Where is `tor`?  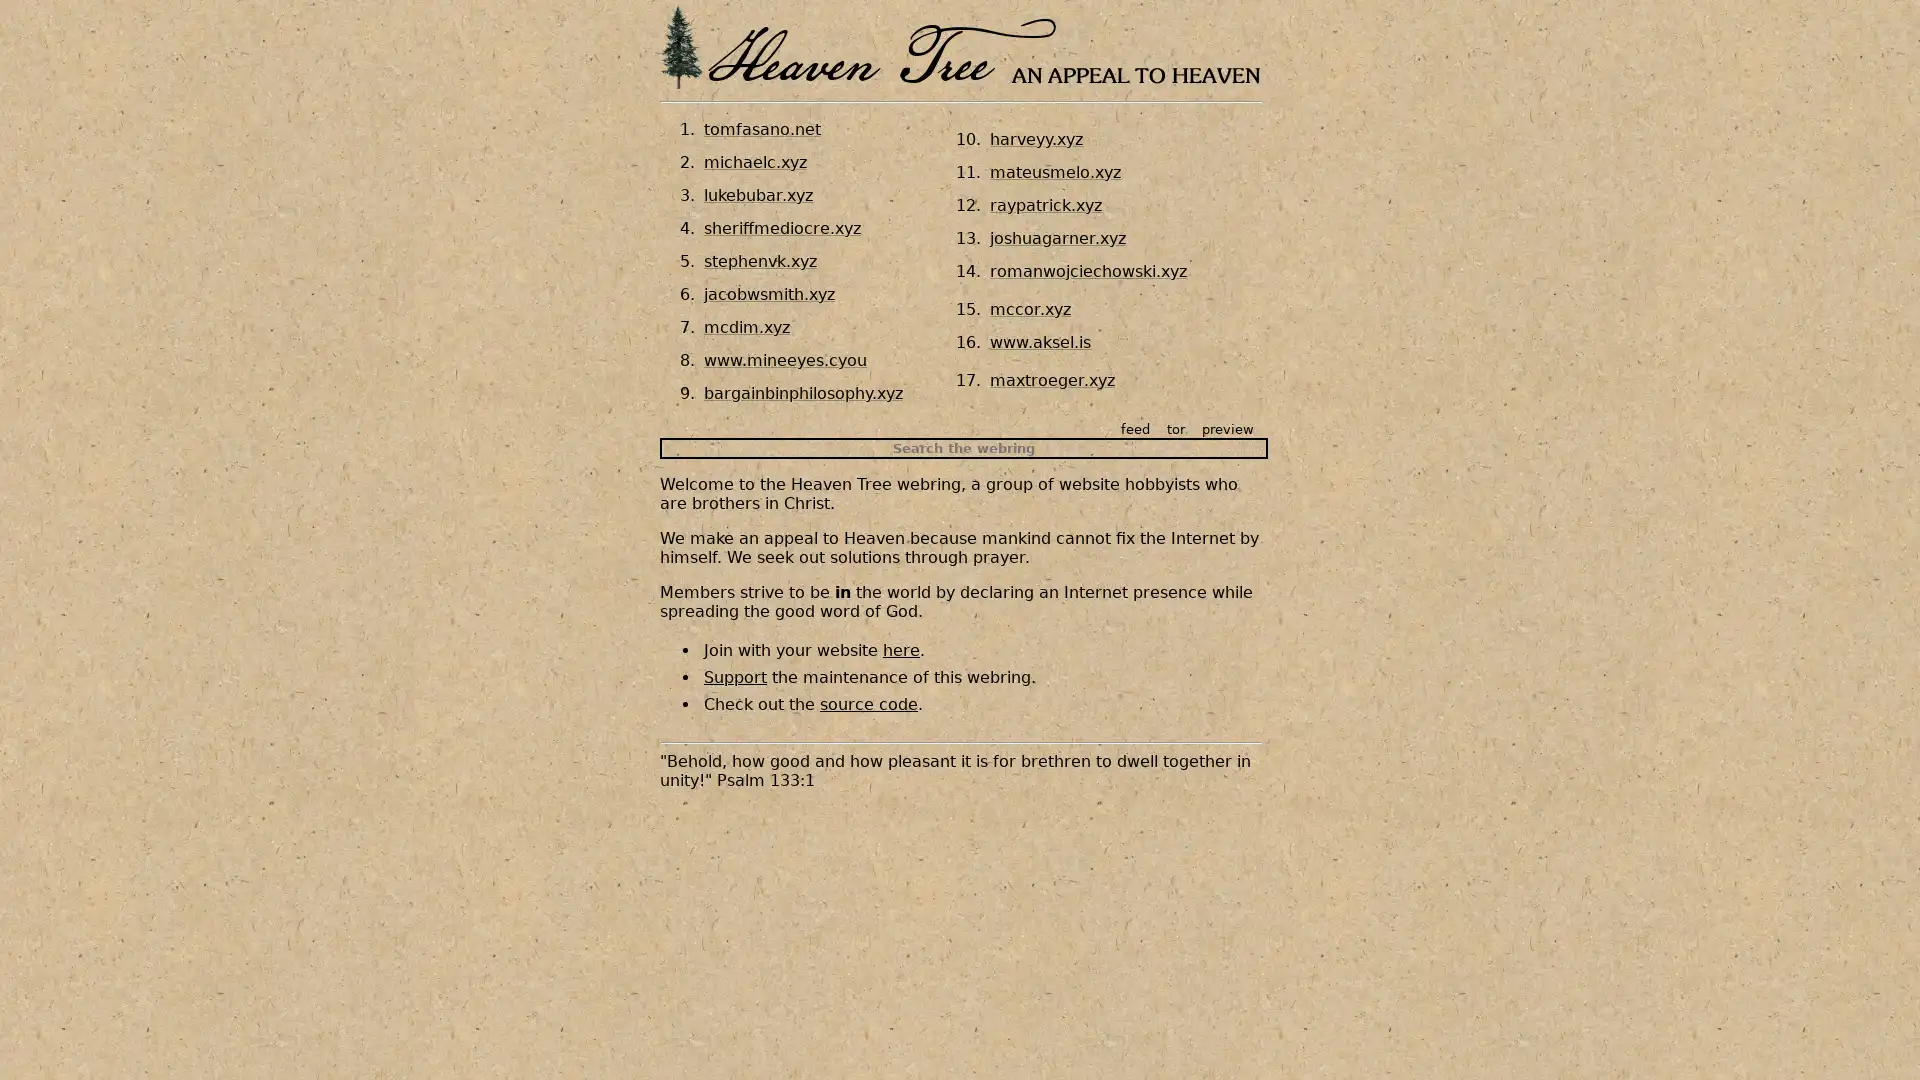 tor is located at coordinates (1176, 428).